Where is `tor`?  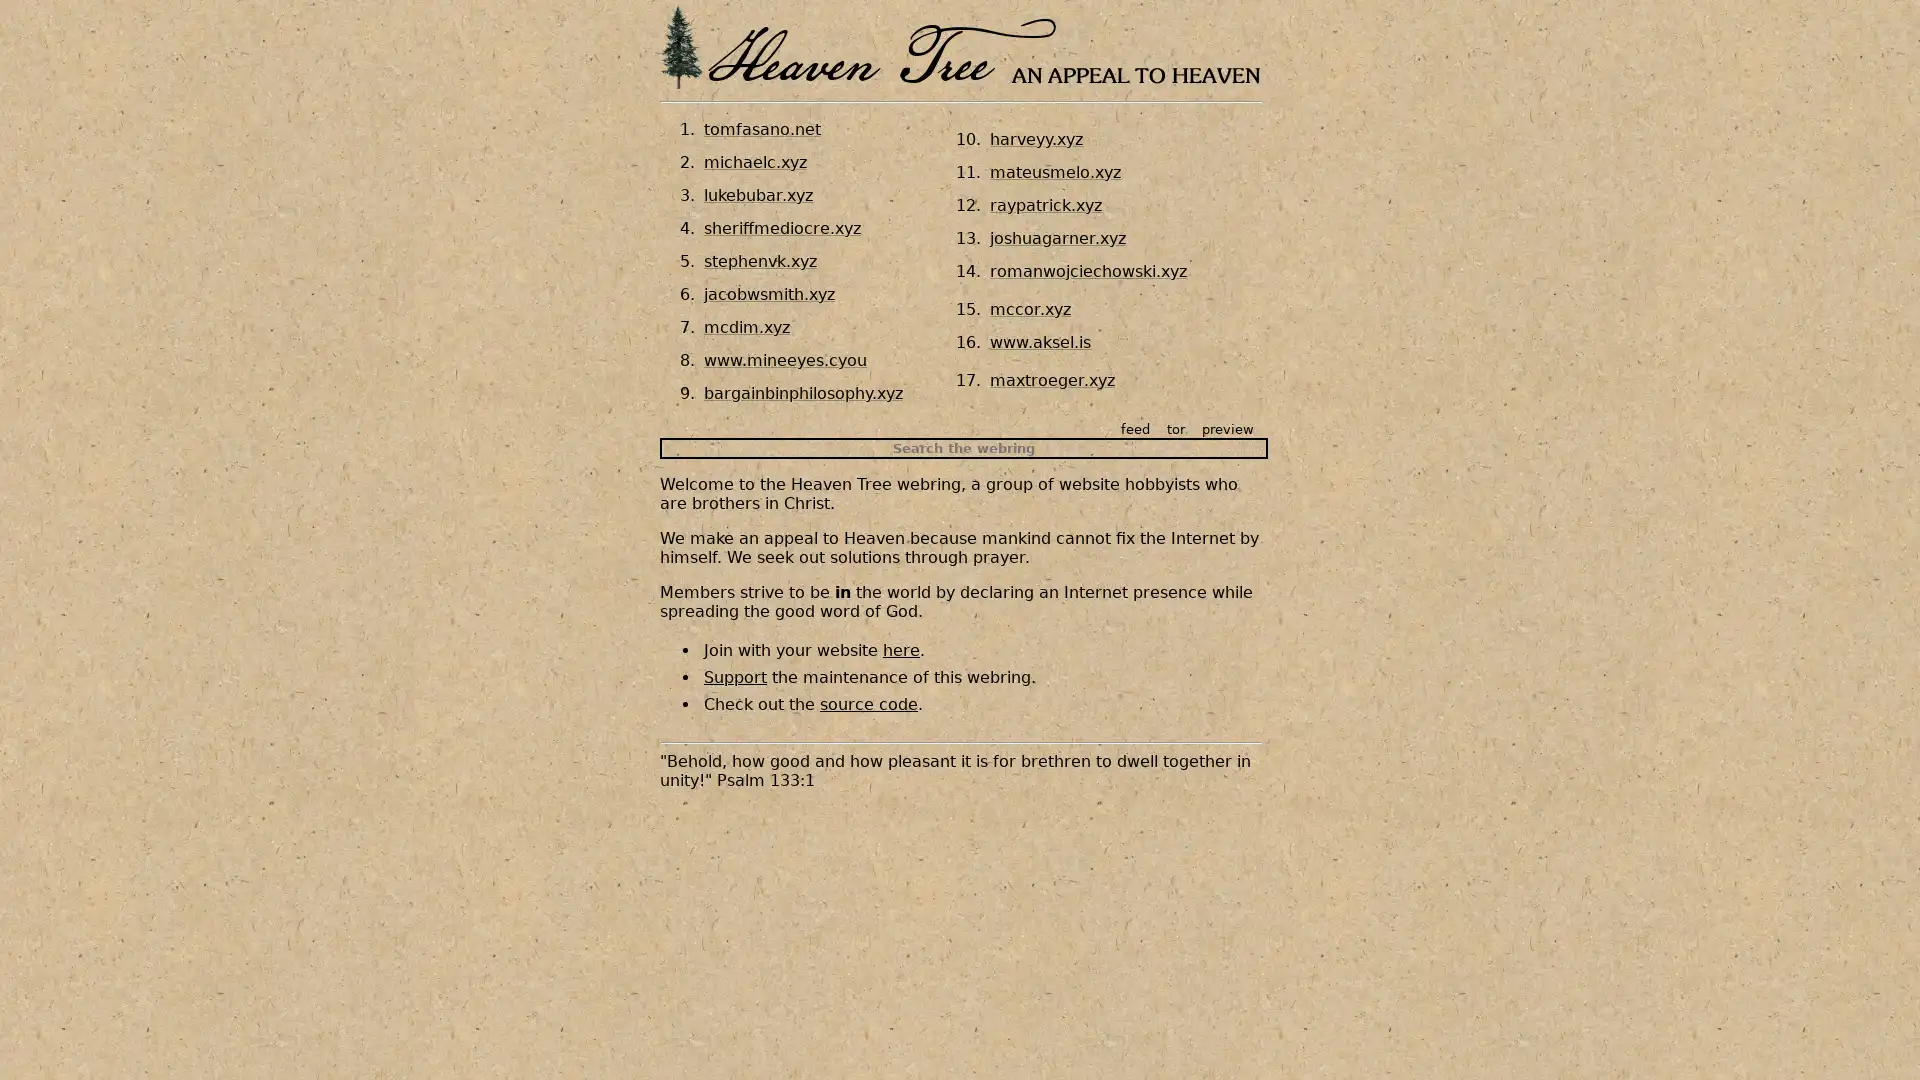 tor is located at coordinates (1176, 428).